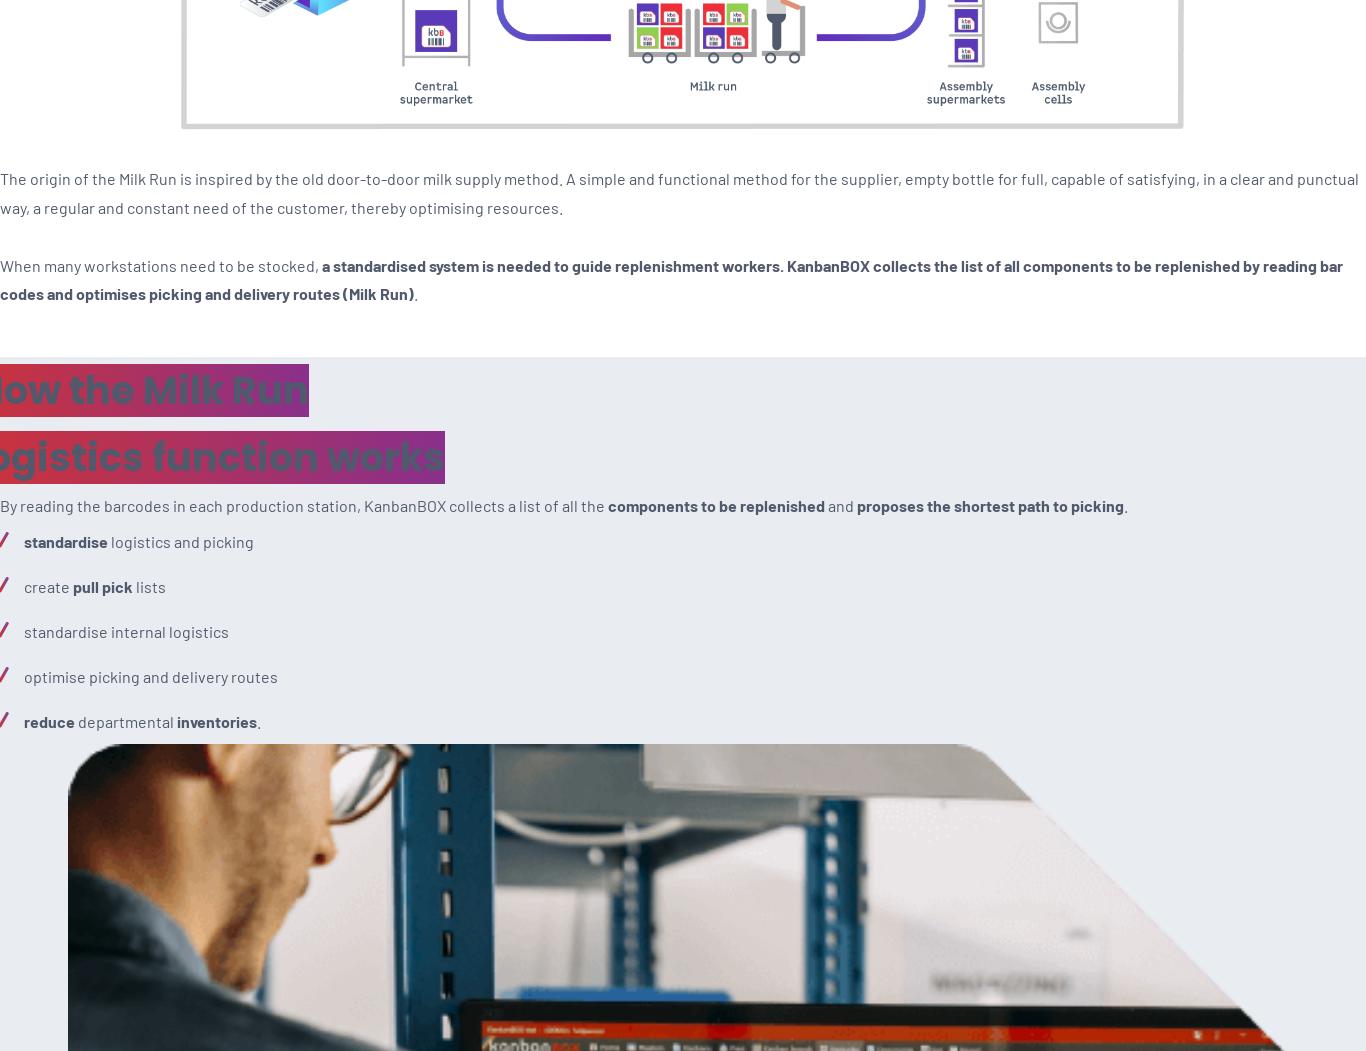 The image size is (1366, 1051). Describe the element at coordinates (438, 139) in the screenshot. I see `'Find out about the potential of our platform for the Lean management of your Supply Chain'` at that location.